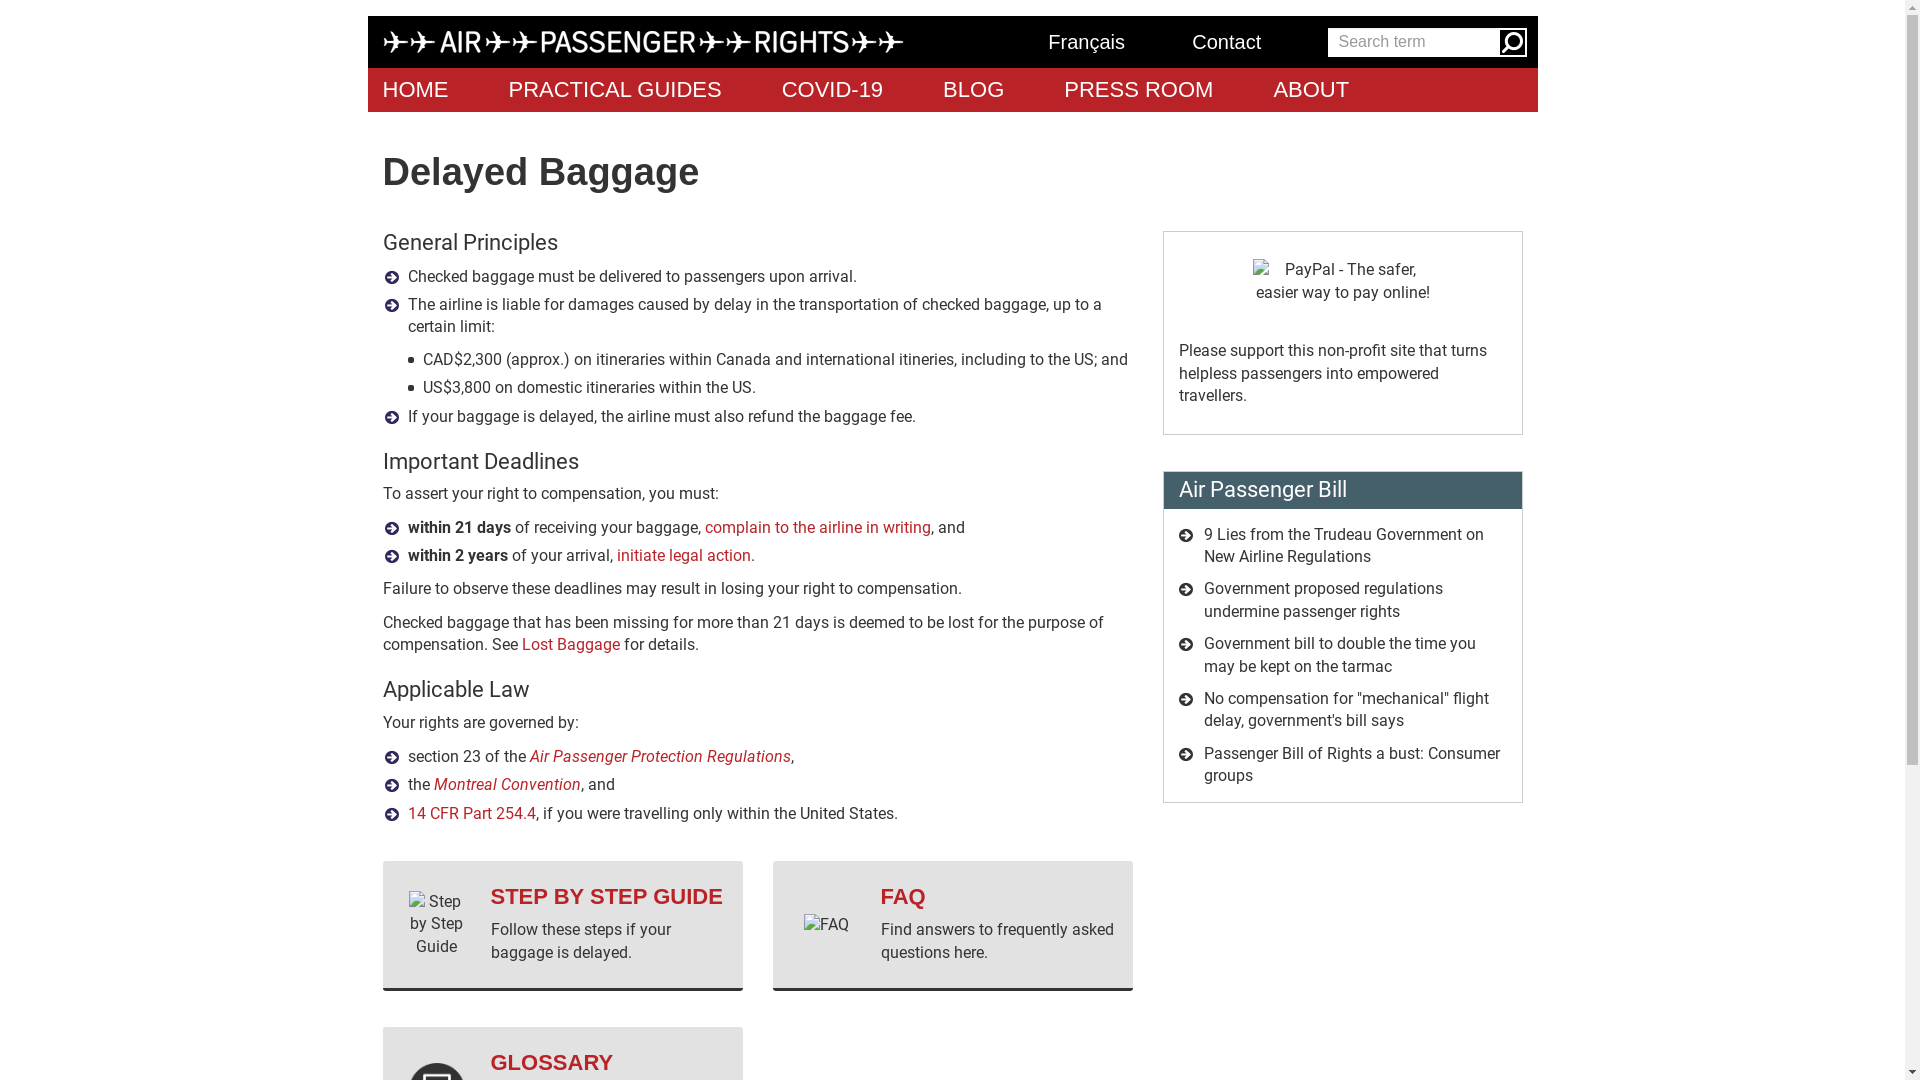 The height and width of the screenshot is (1080, 1920). What do you see at coordinates (1203, 598) in the screenshot?
I see `'Government proposed regulations undermine passenger rights'` at bounding box center [1203, 598].